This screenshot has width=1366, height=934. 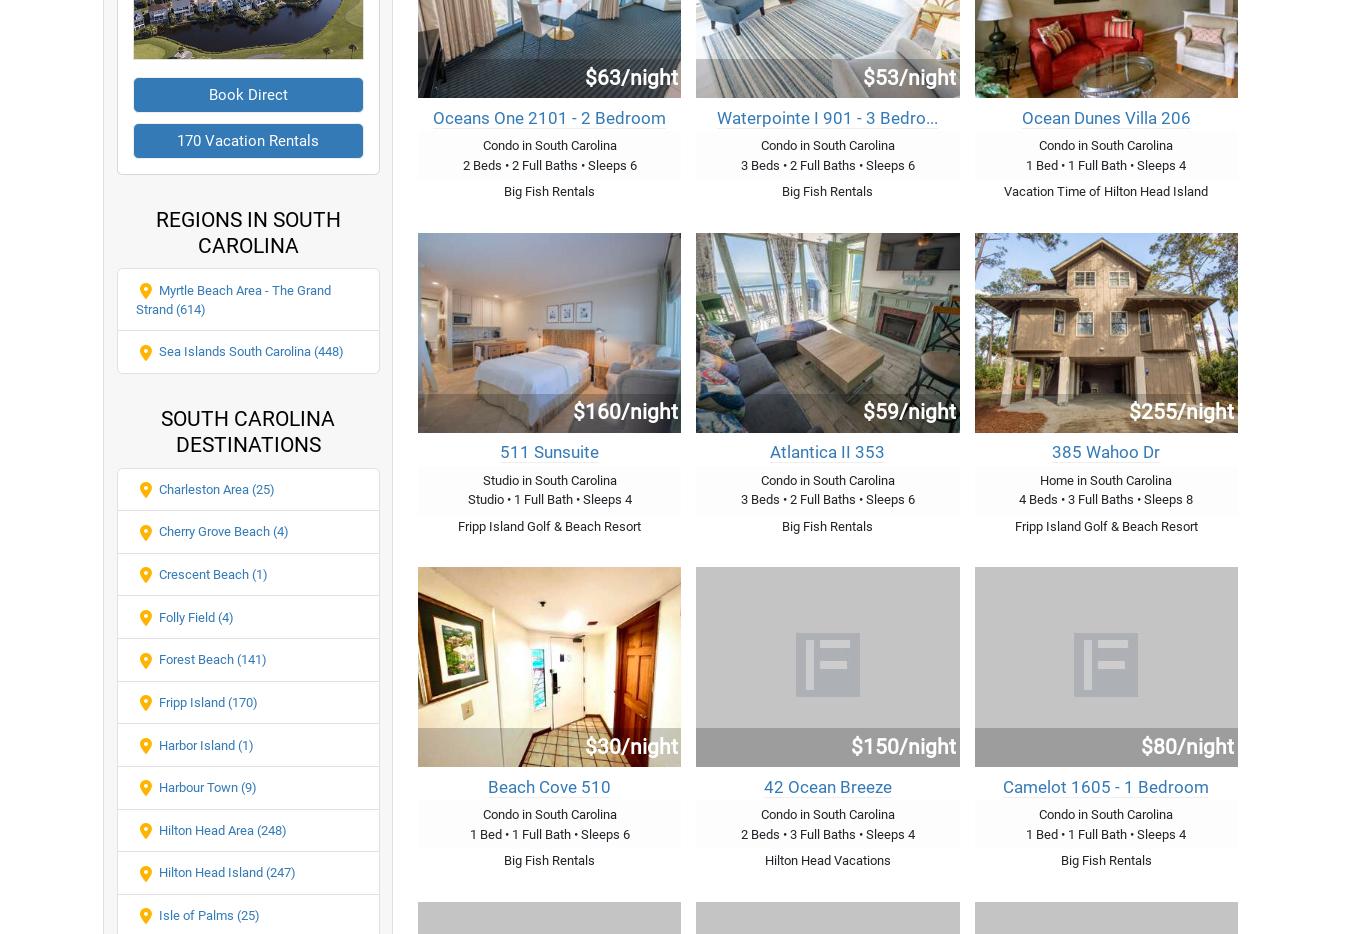 I want to click on 'Places to Rent in Plum Island Massachusetts', so click(x=555, y=574).